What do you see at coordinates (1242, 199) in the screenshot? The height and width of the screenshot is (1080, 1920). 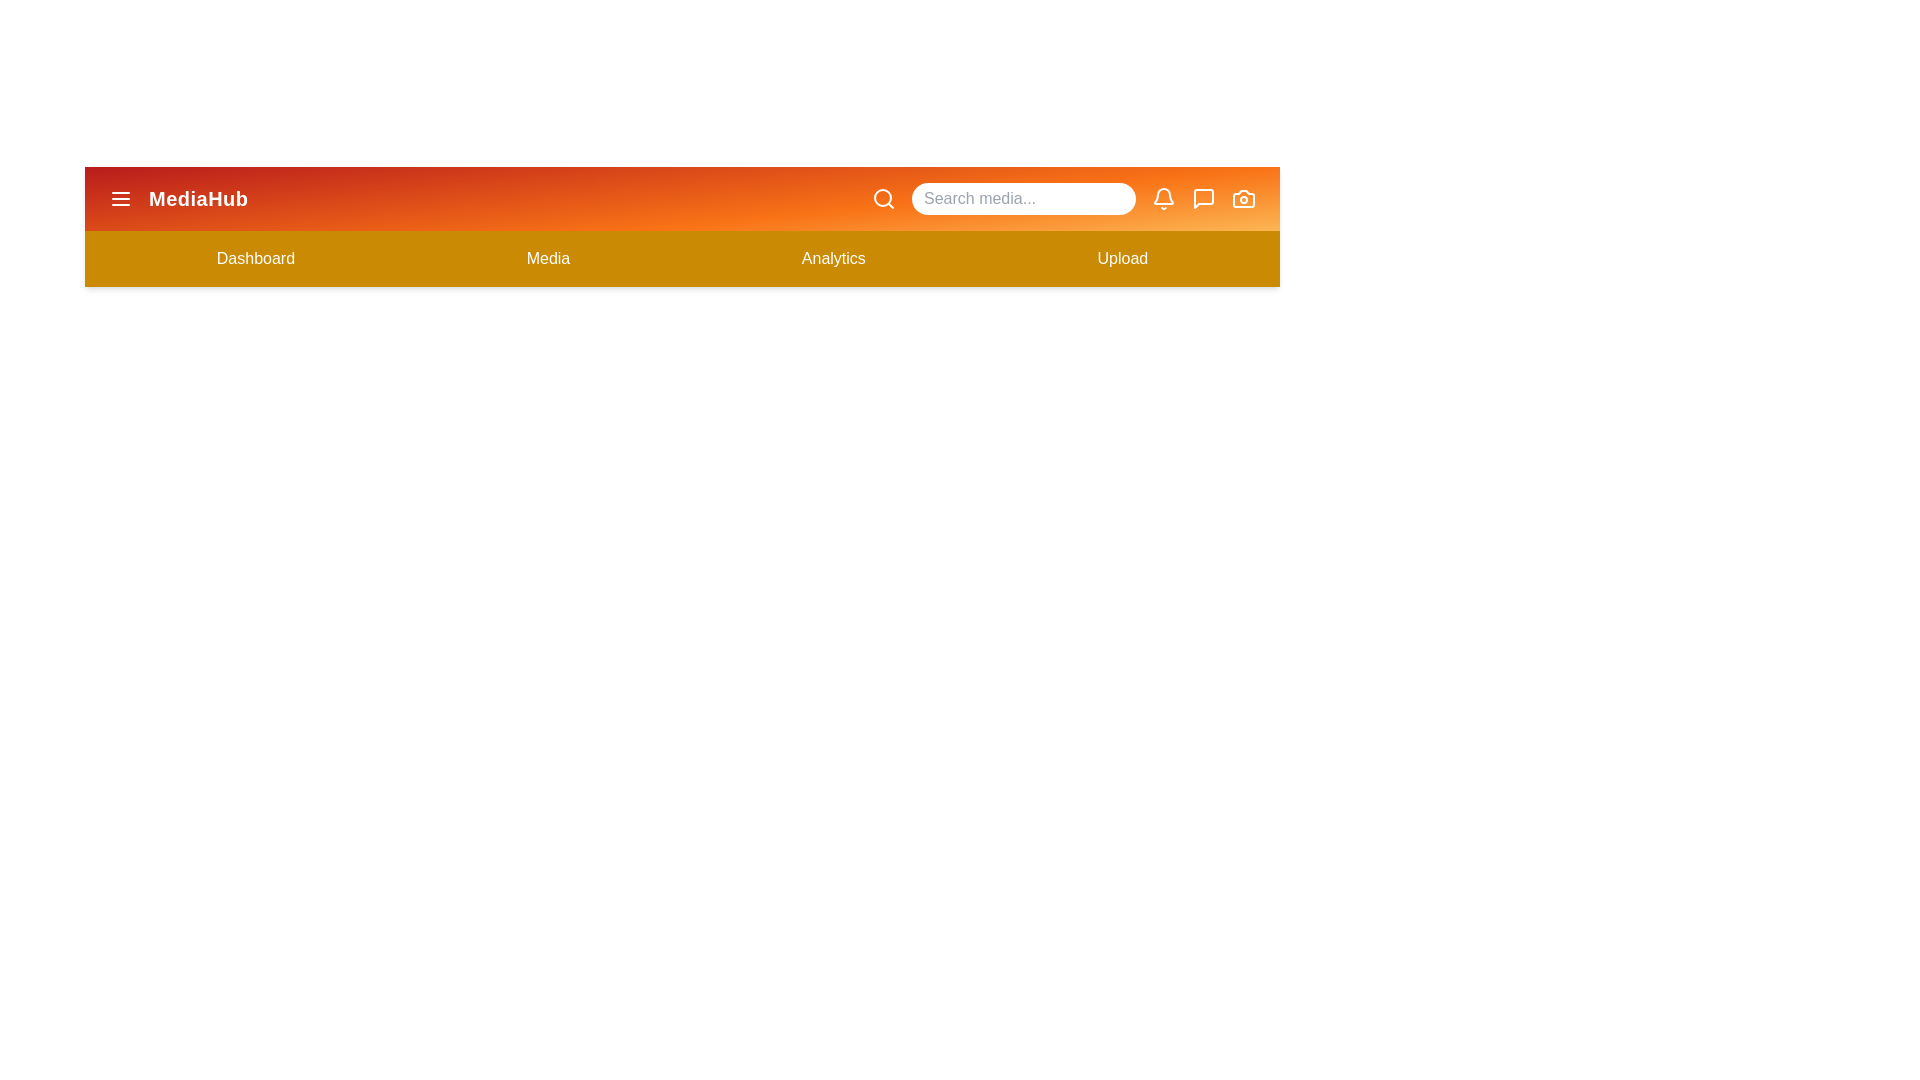 I see `the camera icon to trigger its associated functionality` at bounding box center [1242, 199].